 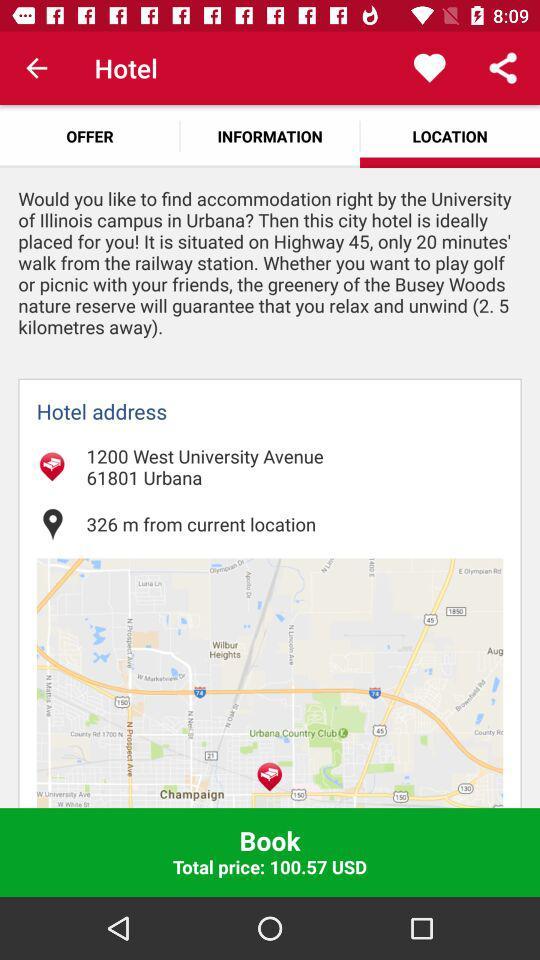 I want to click on app to the right of offer item, so click(x=270, y=135).